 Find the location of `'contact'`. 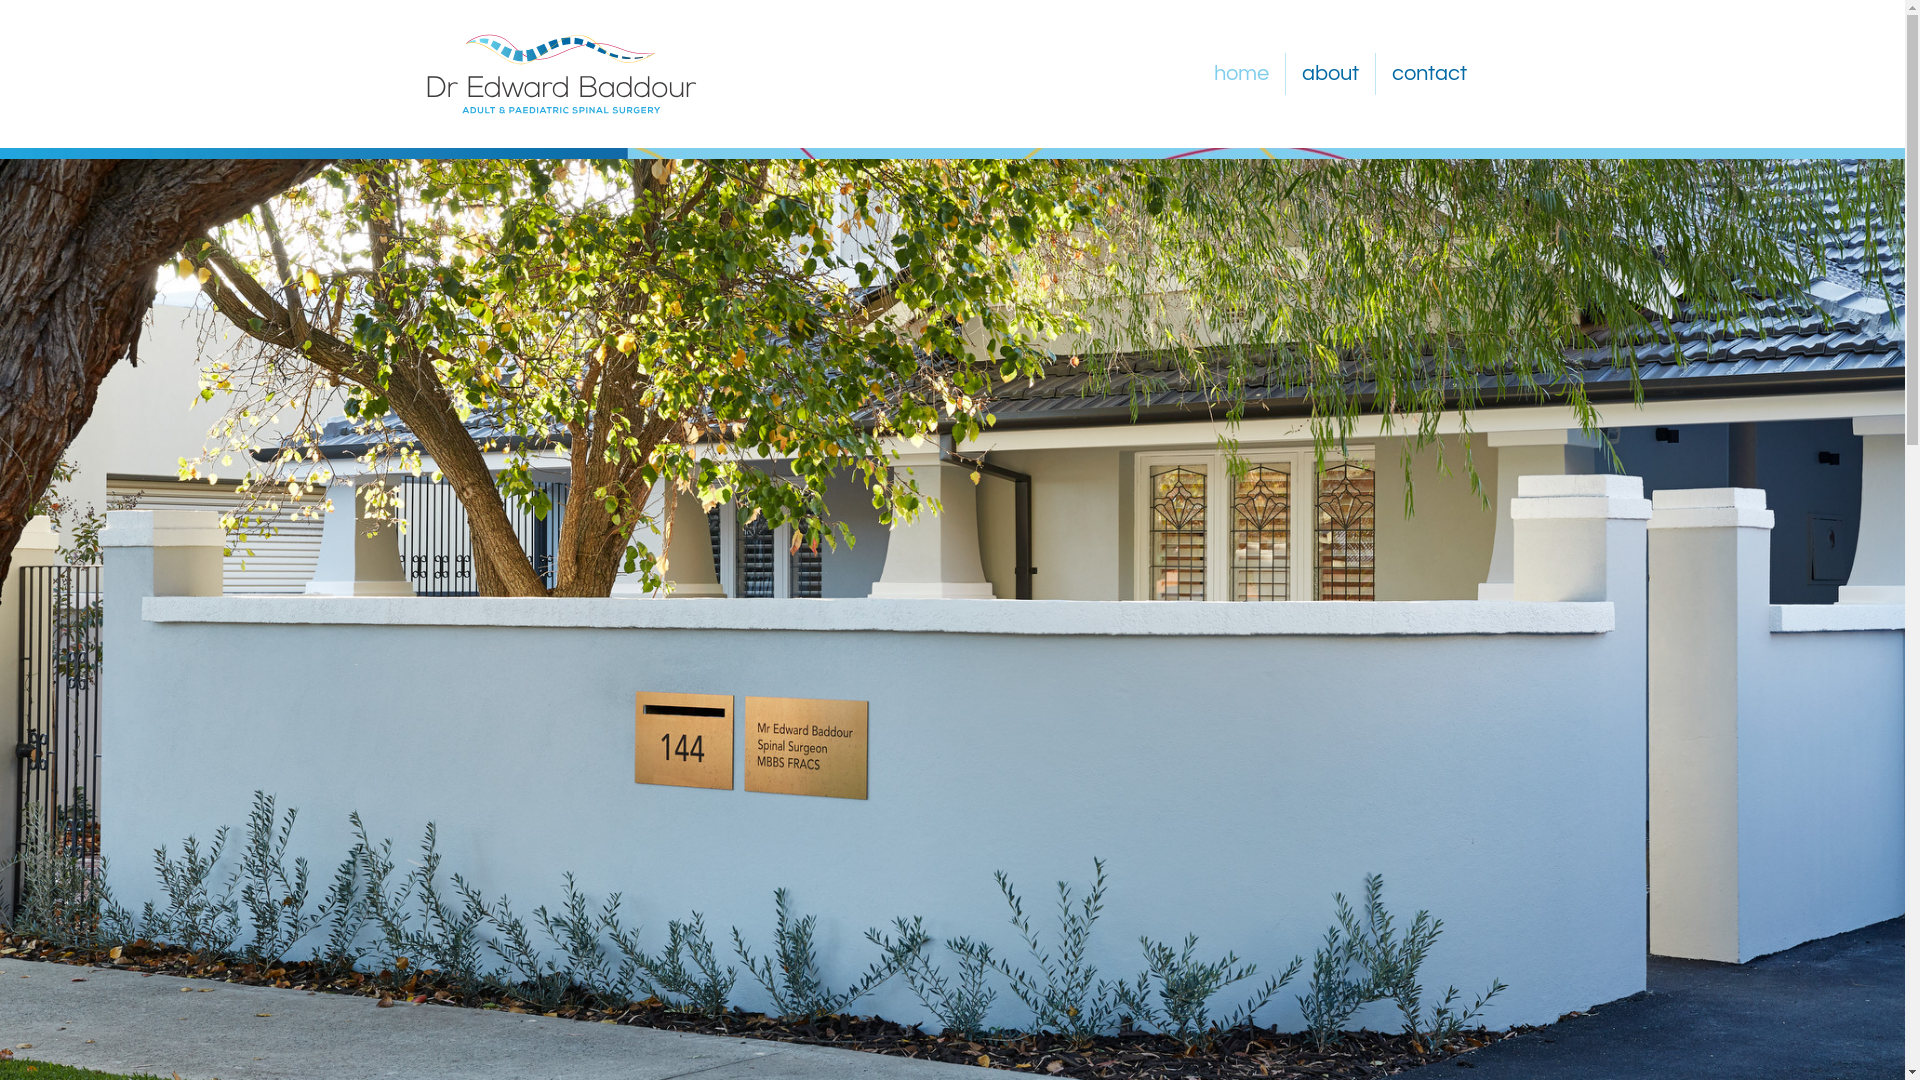

'contact' is located at coordinates (1428, 72).